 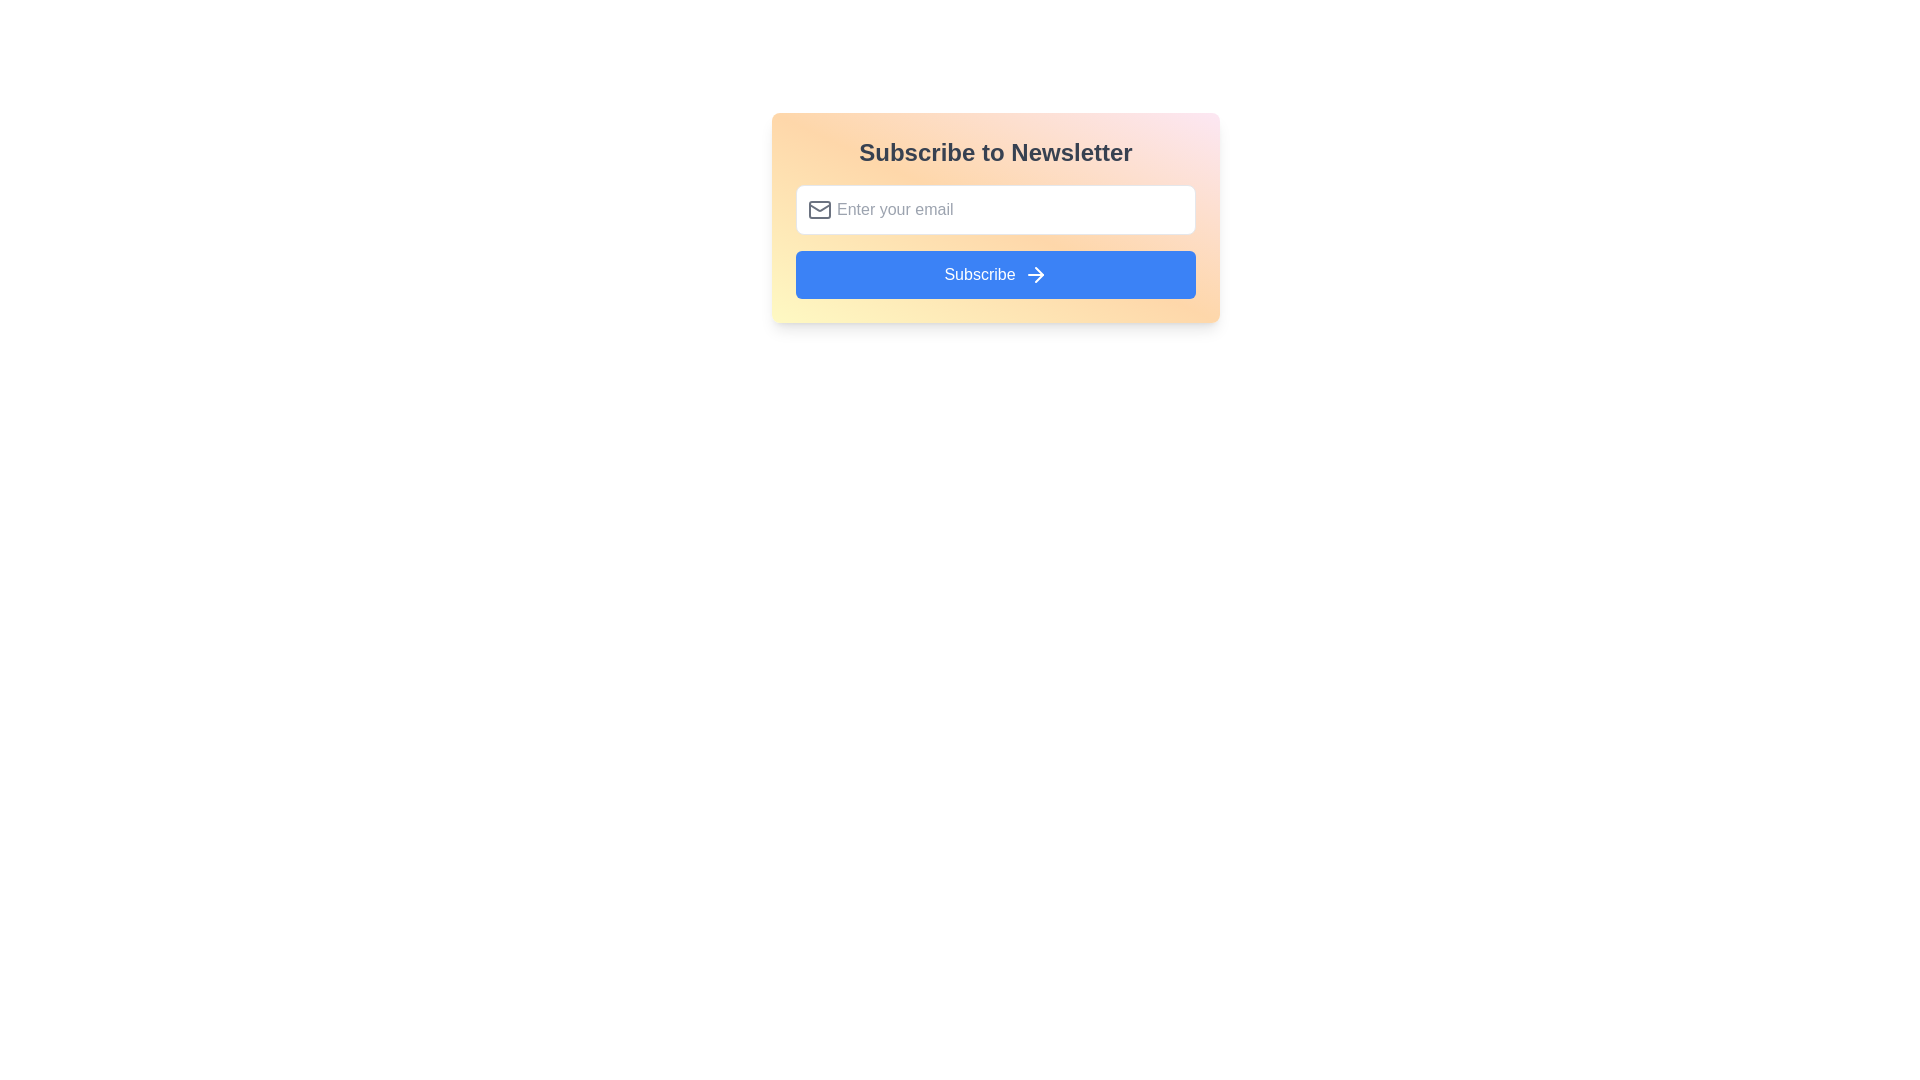 I want to click on the rectangular SVG shape that is part of the mail icon, located to the left of the 'Enter your email' text box, so click(x=820, y=209).